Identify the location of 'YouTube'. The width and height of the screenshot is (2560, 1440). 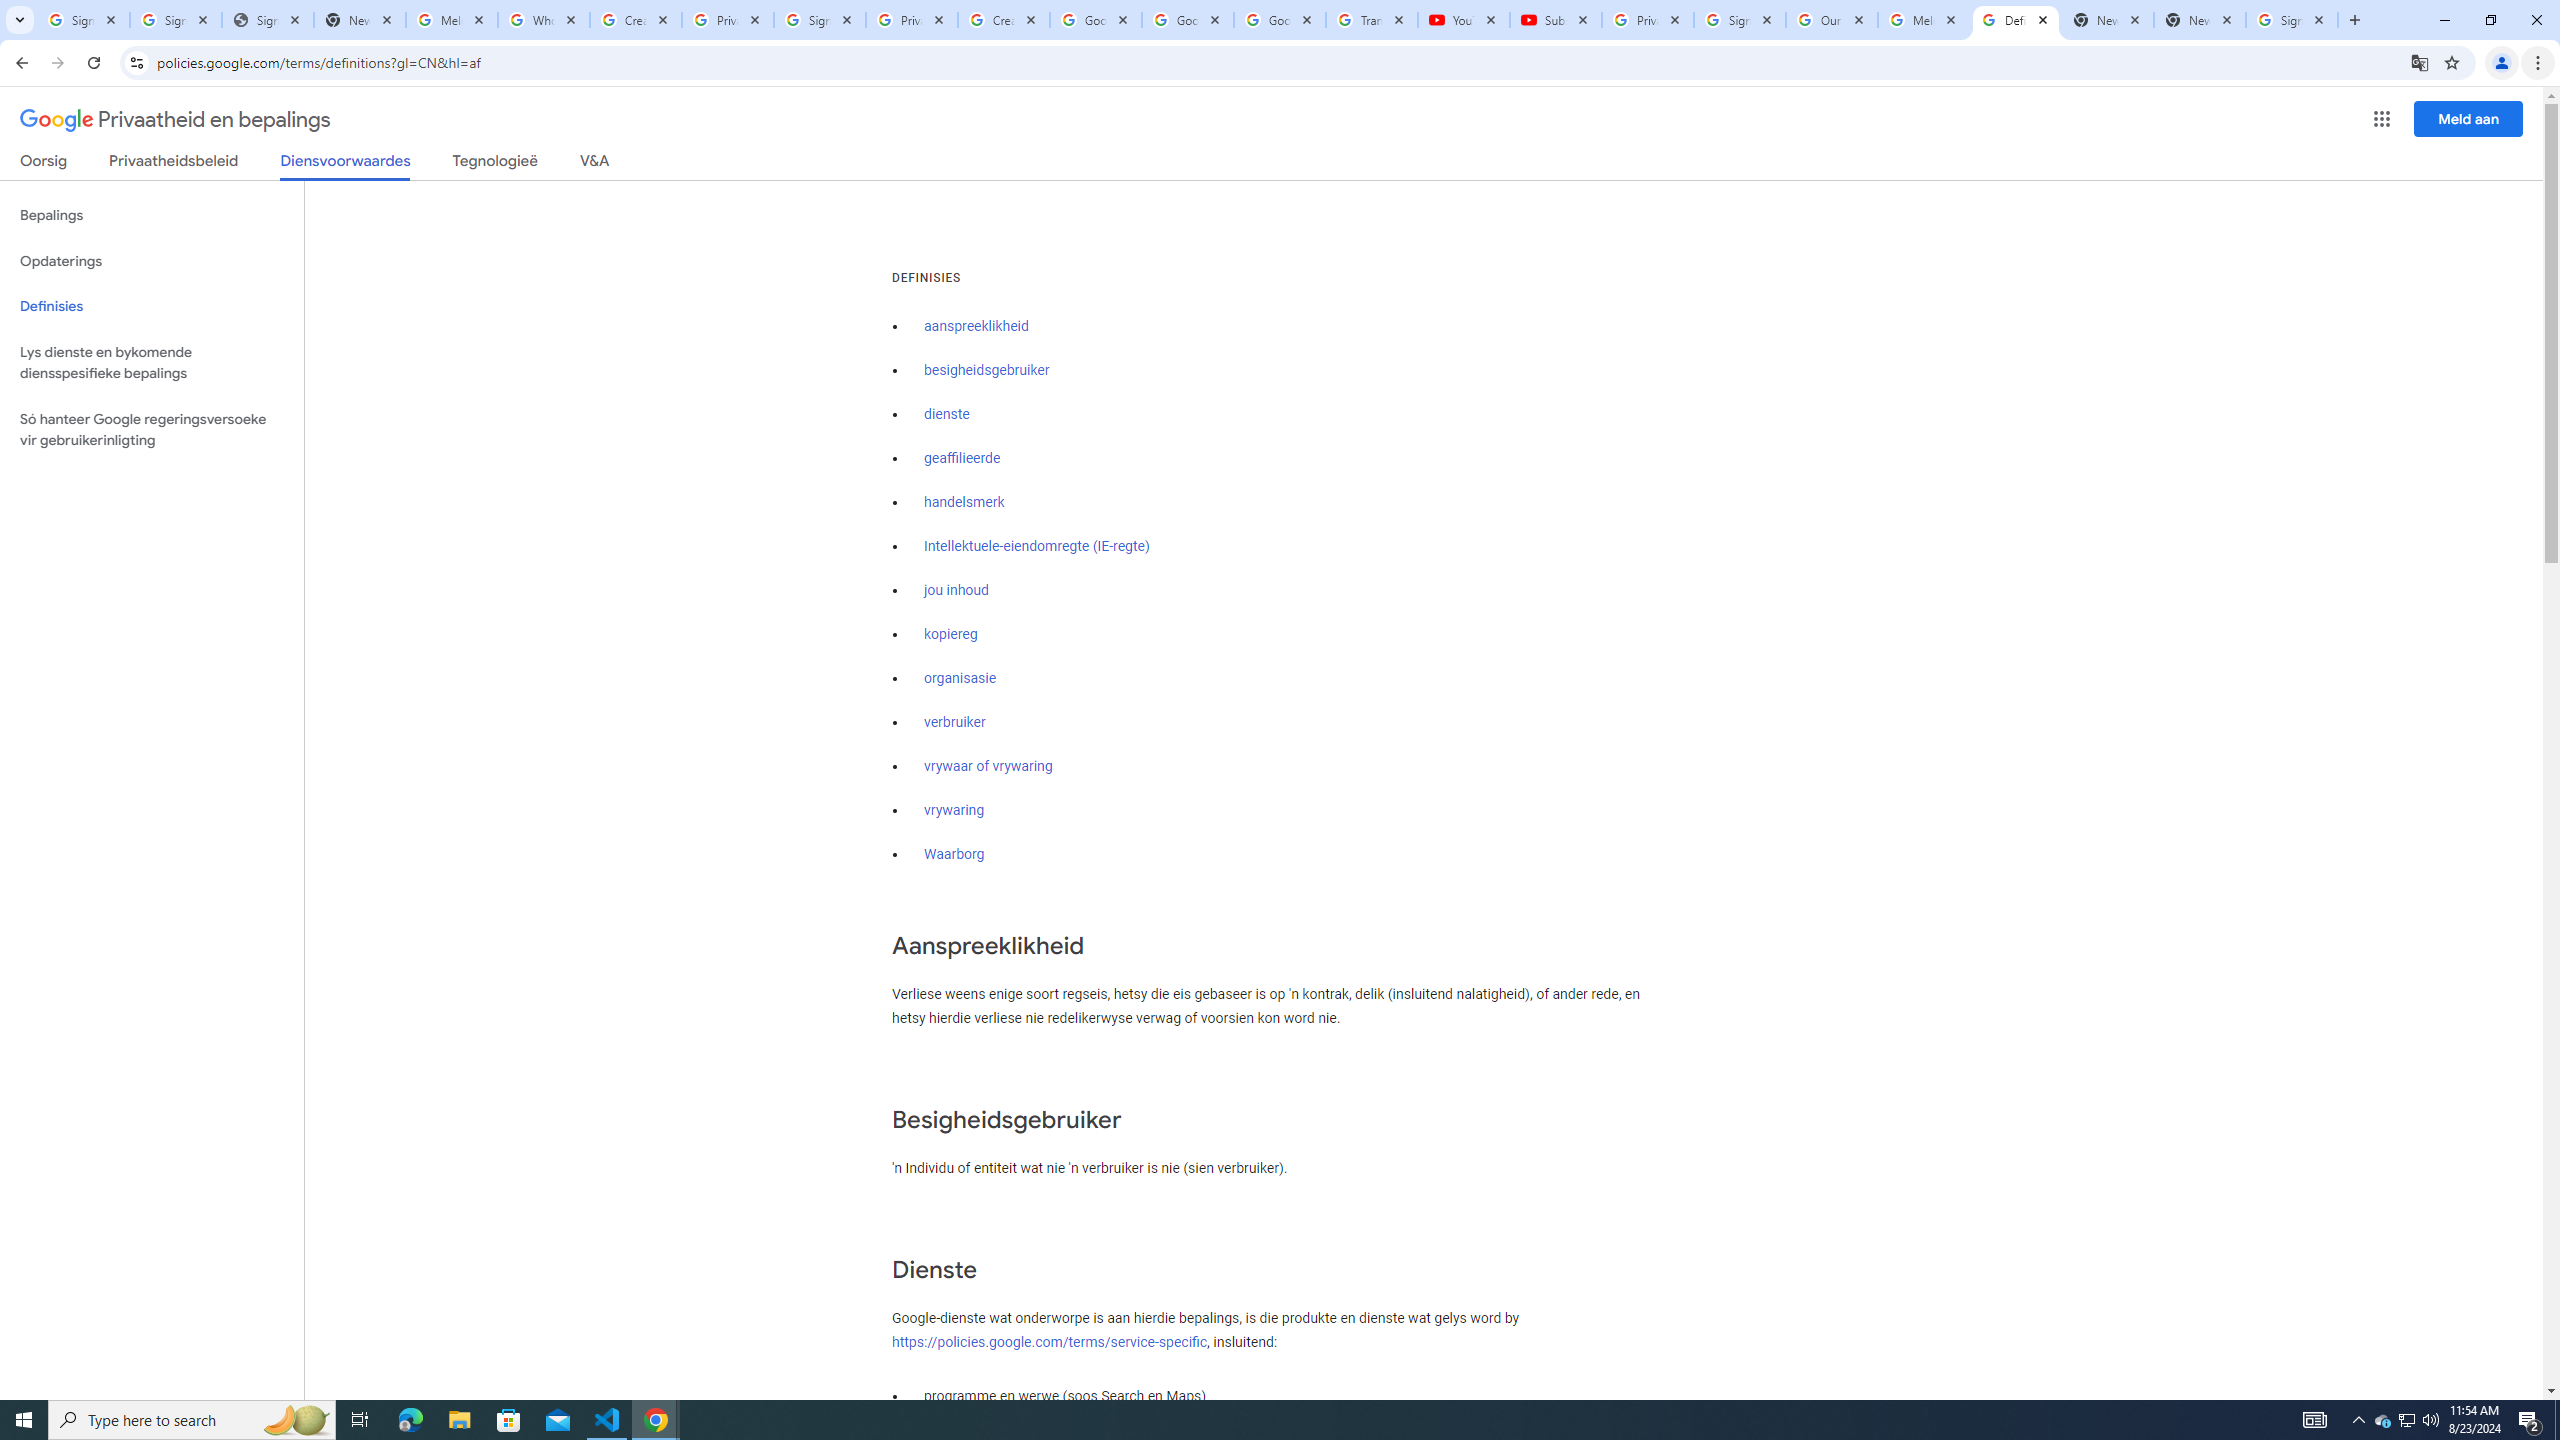
(1463, 19).